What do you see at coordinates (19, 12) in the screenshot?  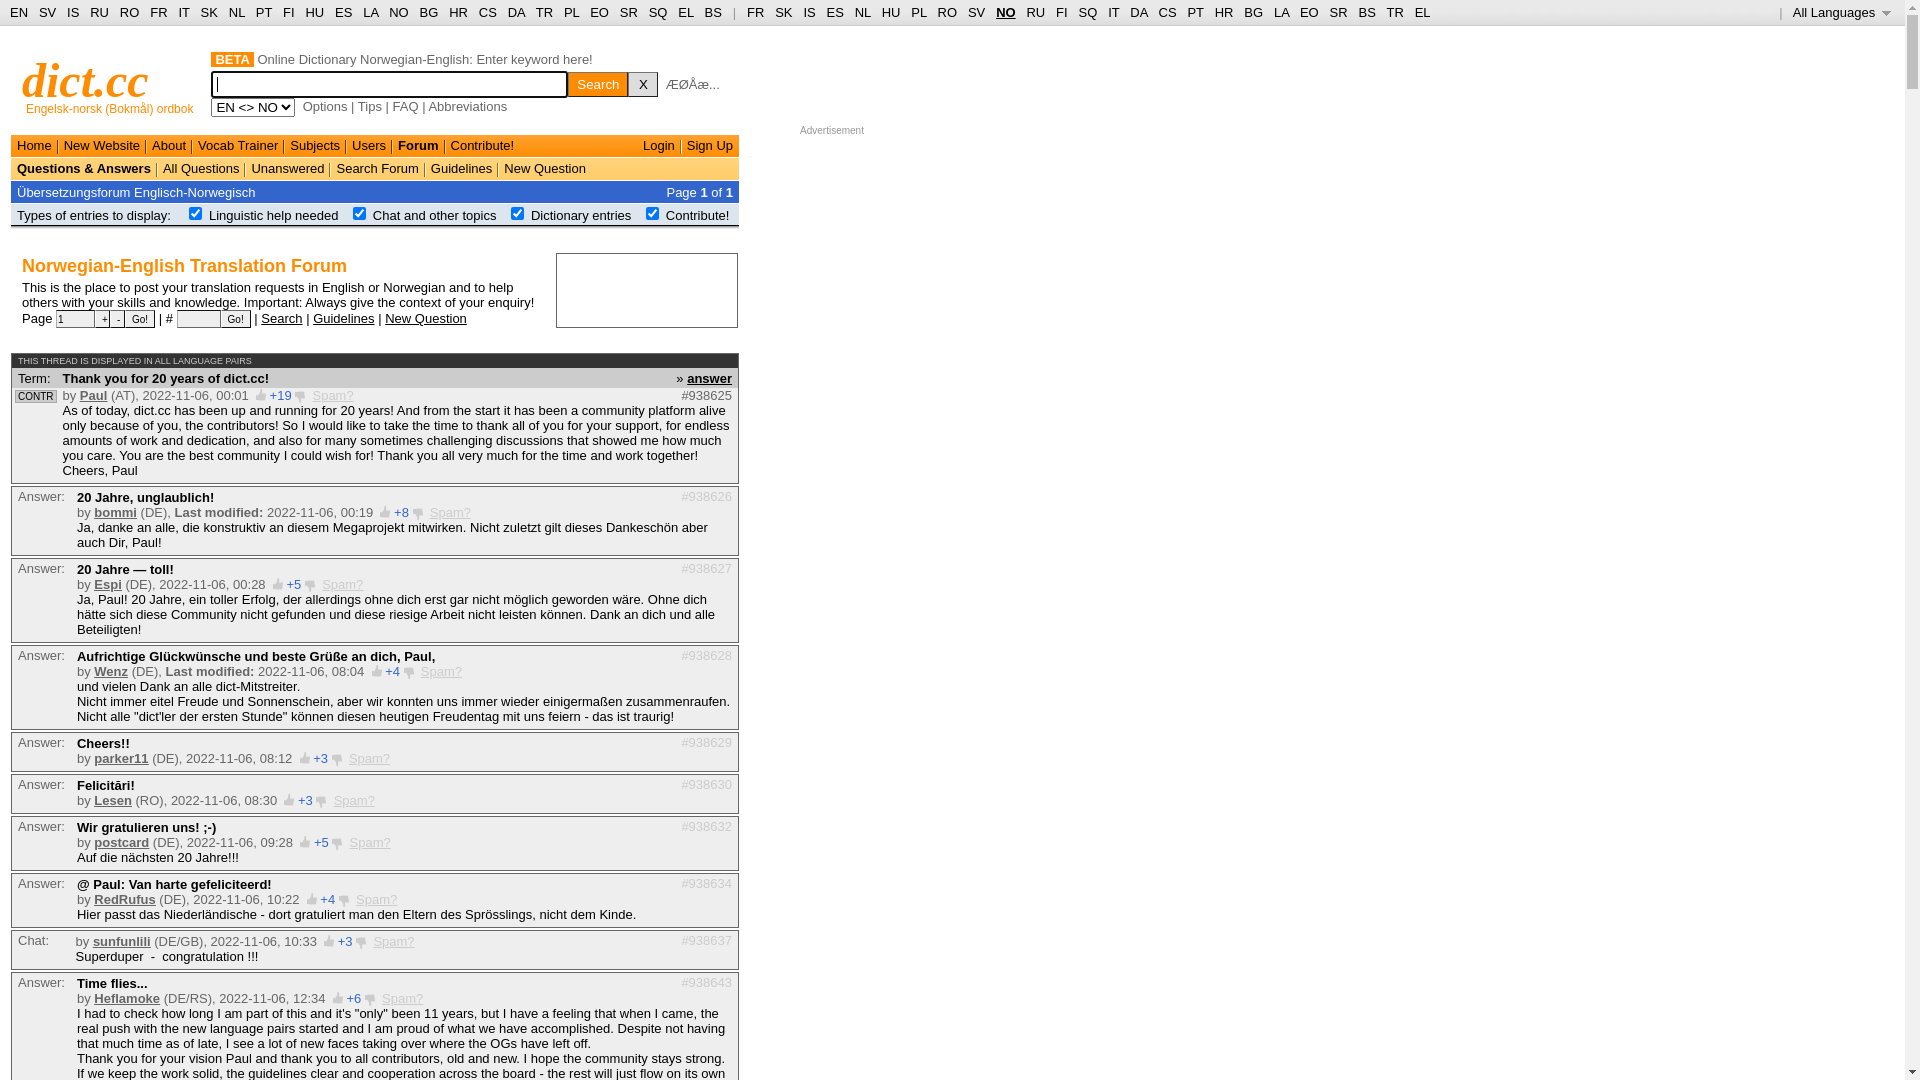 I see `'EN'` at bounding box center [19, 12].